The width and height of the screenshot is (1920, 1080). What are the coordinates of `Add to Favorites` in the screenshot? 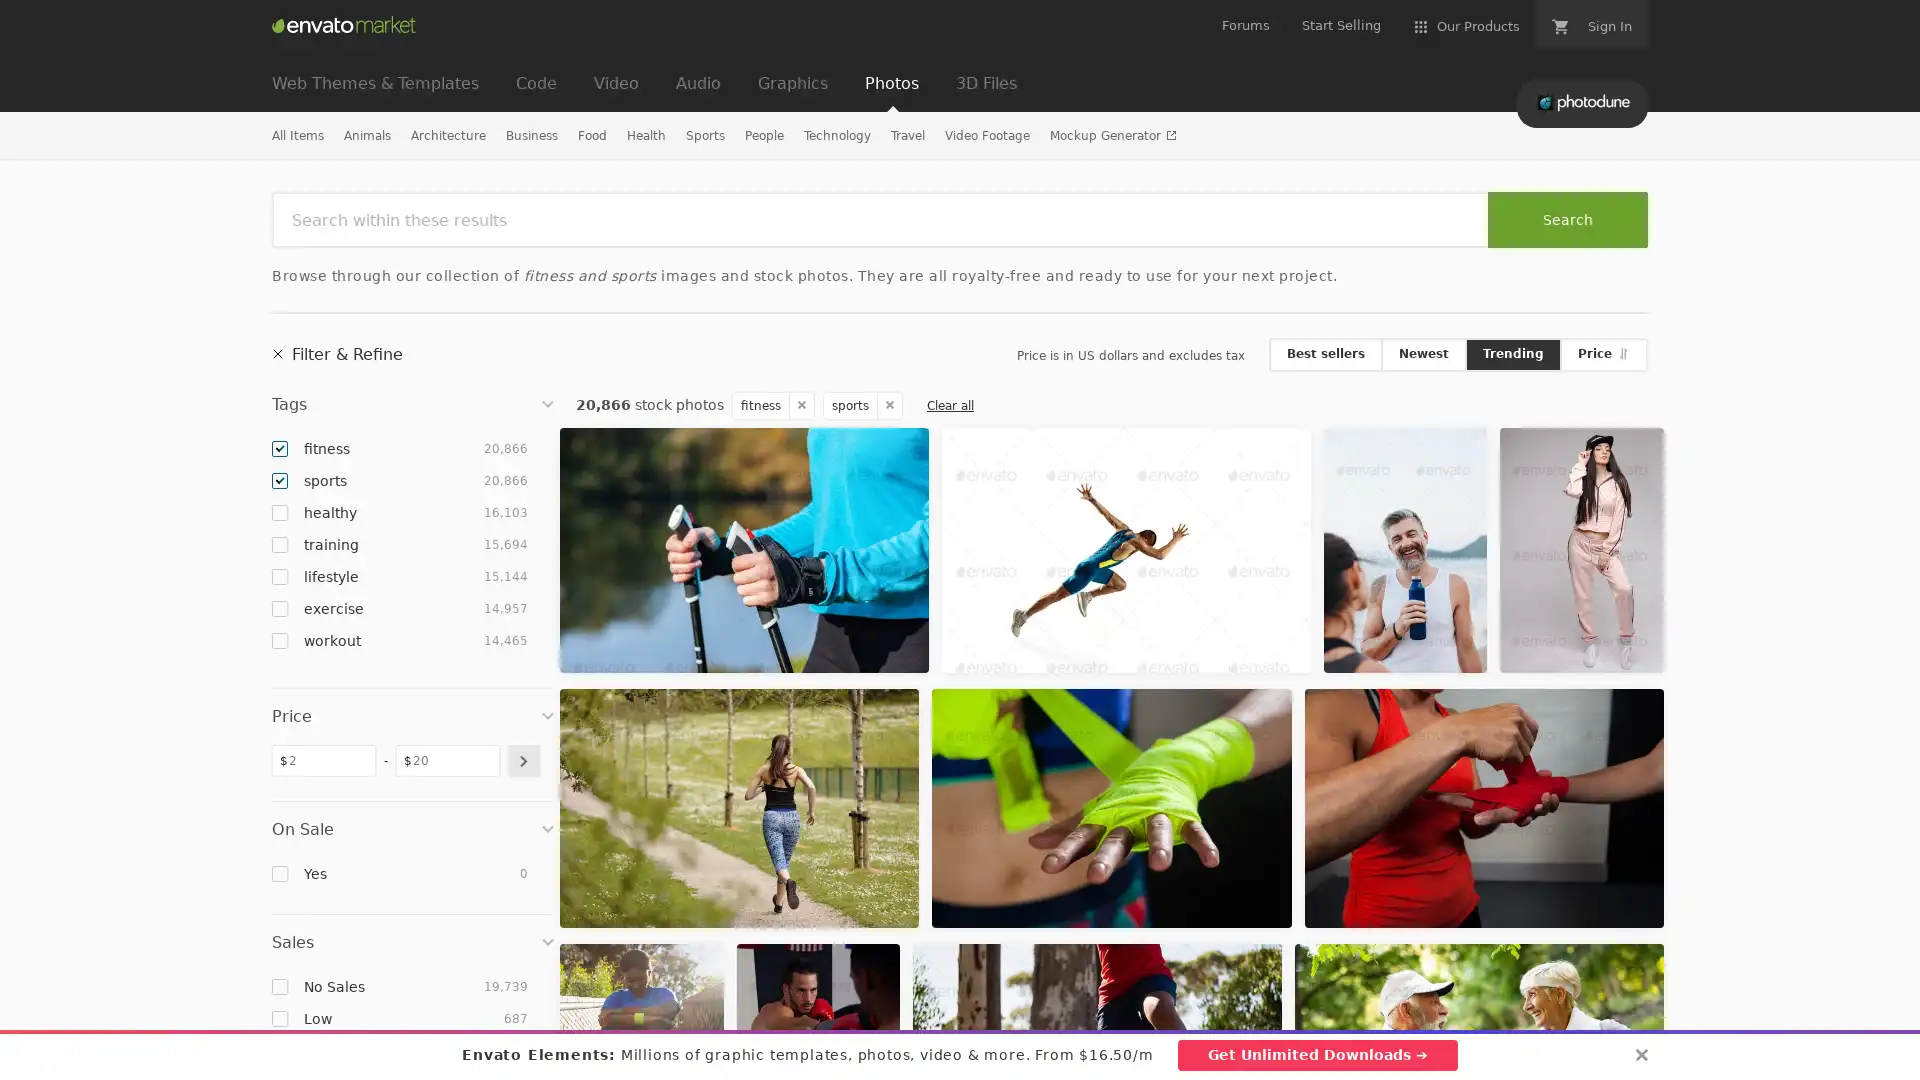 It's located at (891, 713).